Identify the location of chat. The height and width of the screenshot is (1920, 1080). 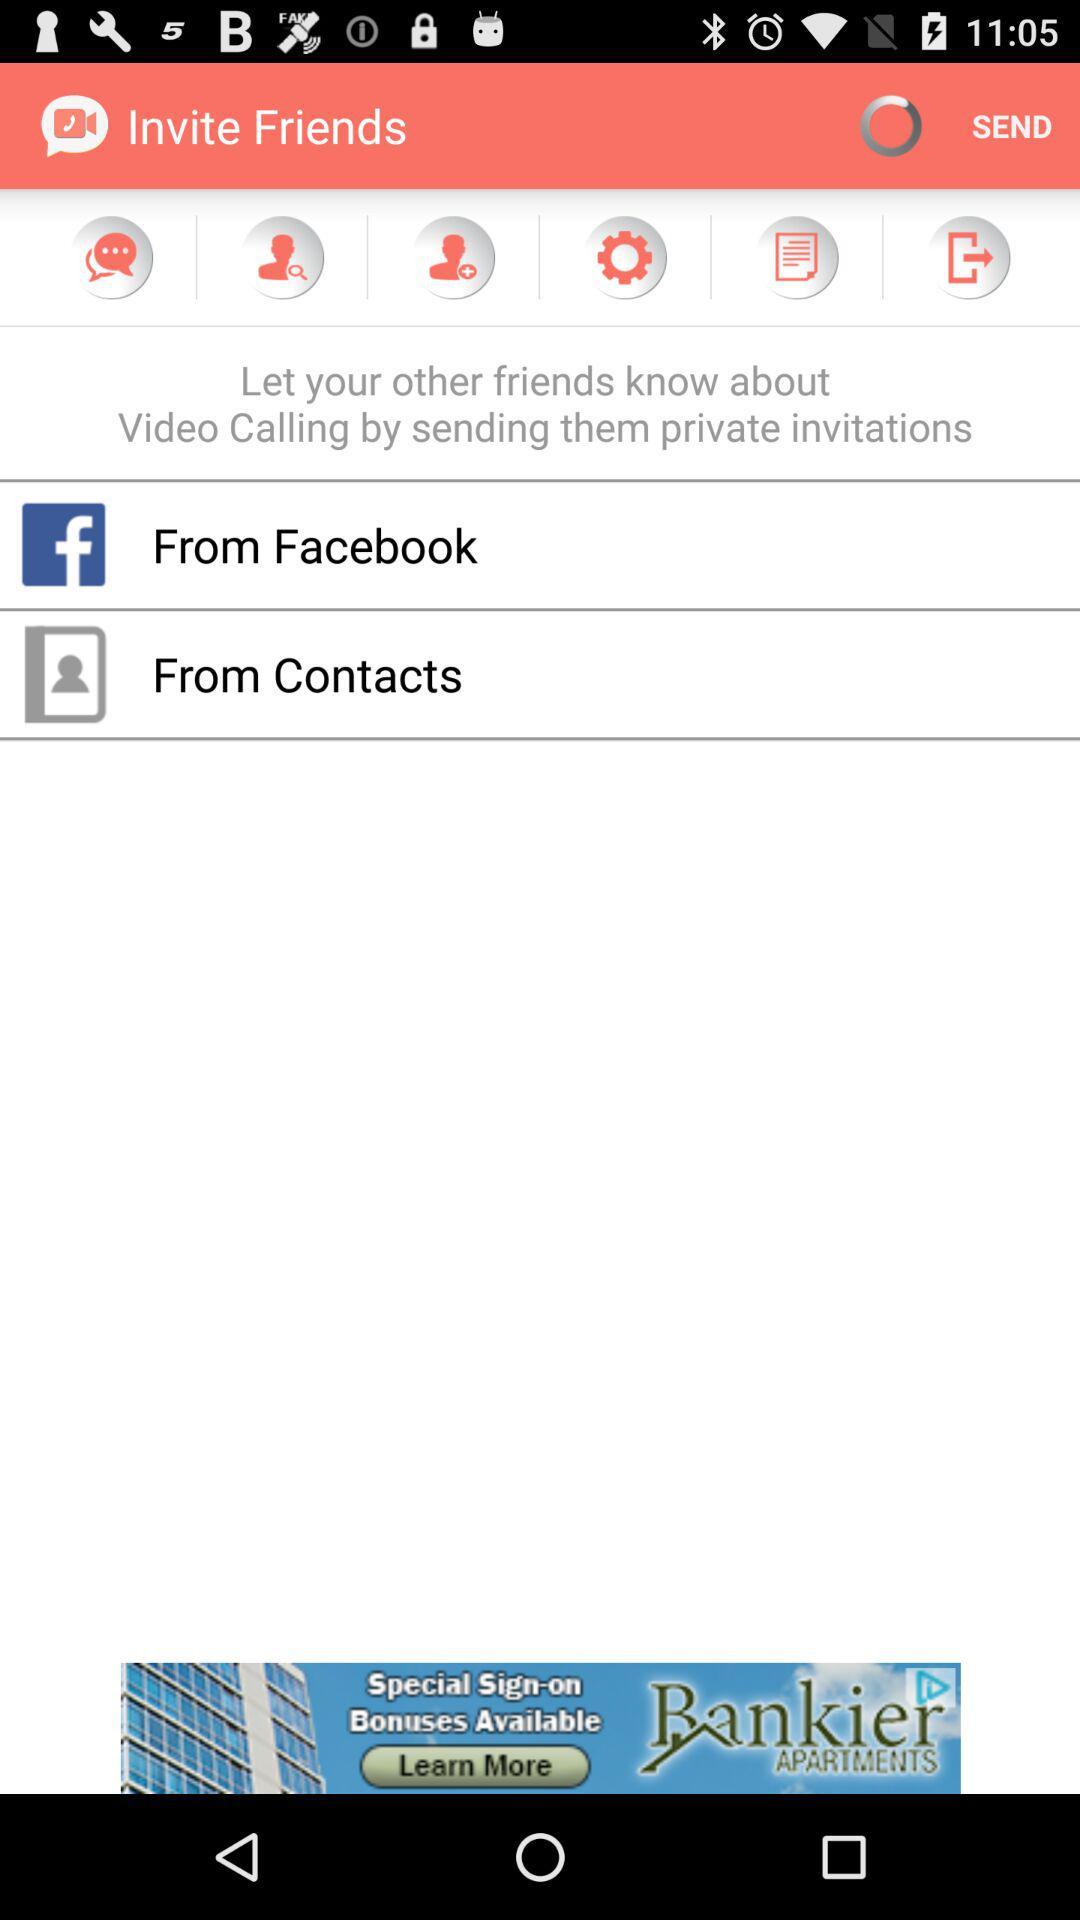
(111, 256).